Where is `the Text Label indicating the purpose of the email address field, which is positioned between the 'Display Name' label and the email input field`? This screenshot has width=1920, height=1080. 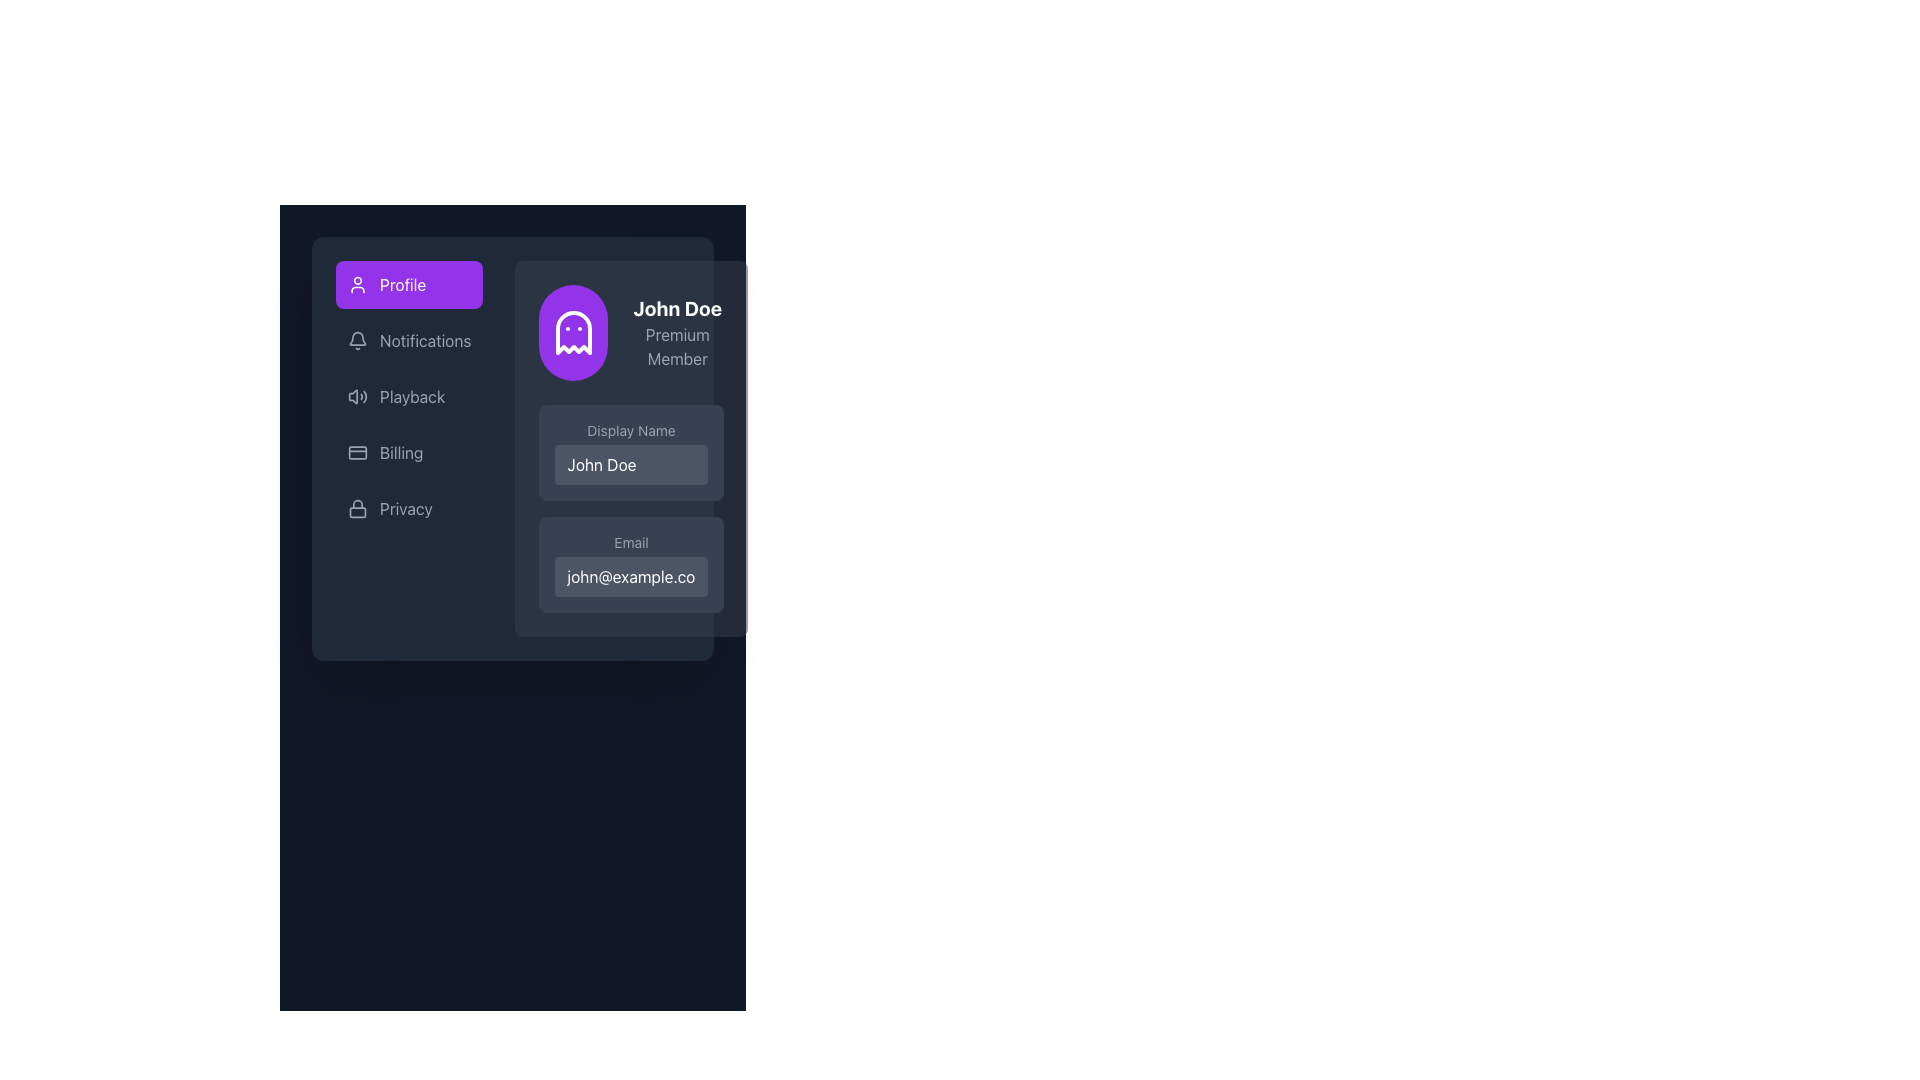
the Text Label indicating the purpose of the email address field, which is positioned between the 'Display Name' label and the email input field is located at coordinates (630, 543).